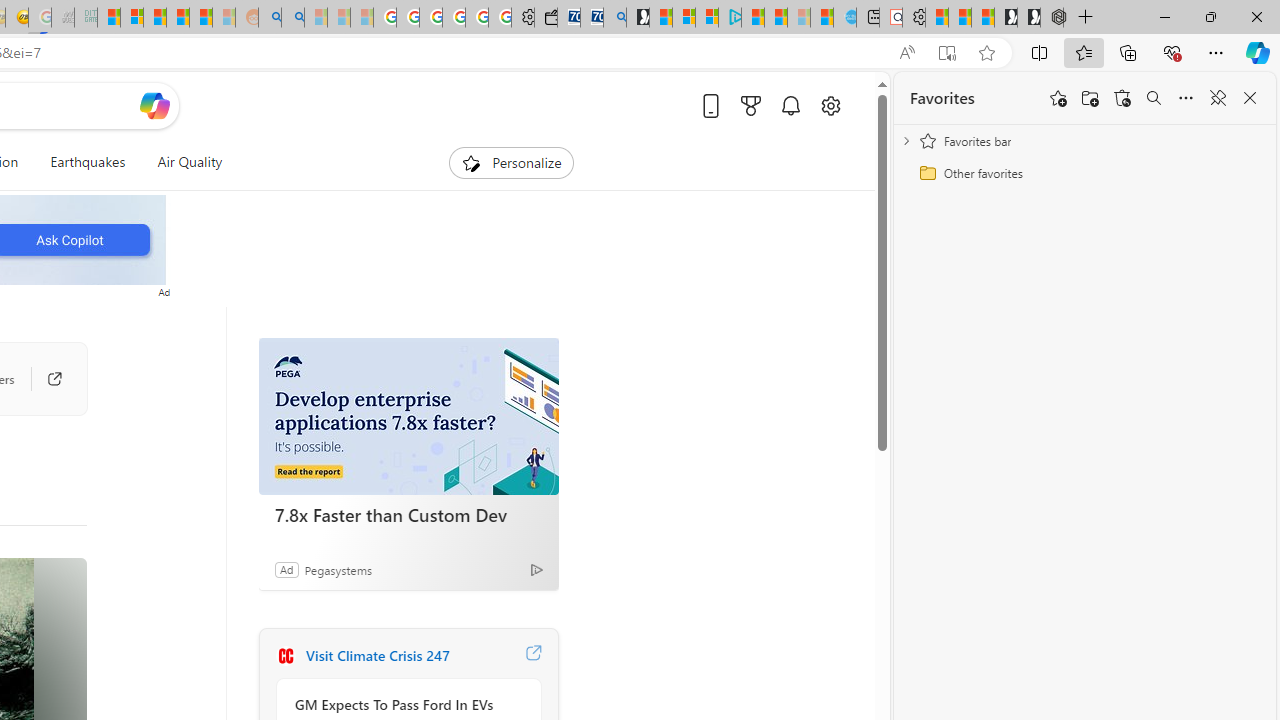  I want to click on 'Go to publisher', so click(54, 379).